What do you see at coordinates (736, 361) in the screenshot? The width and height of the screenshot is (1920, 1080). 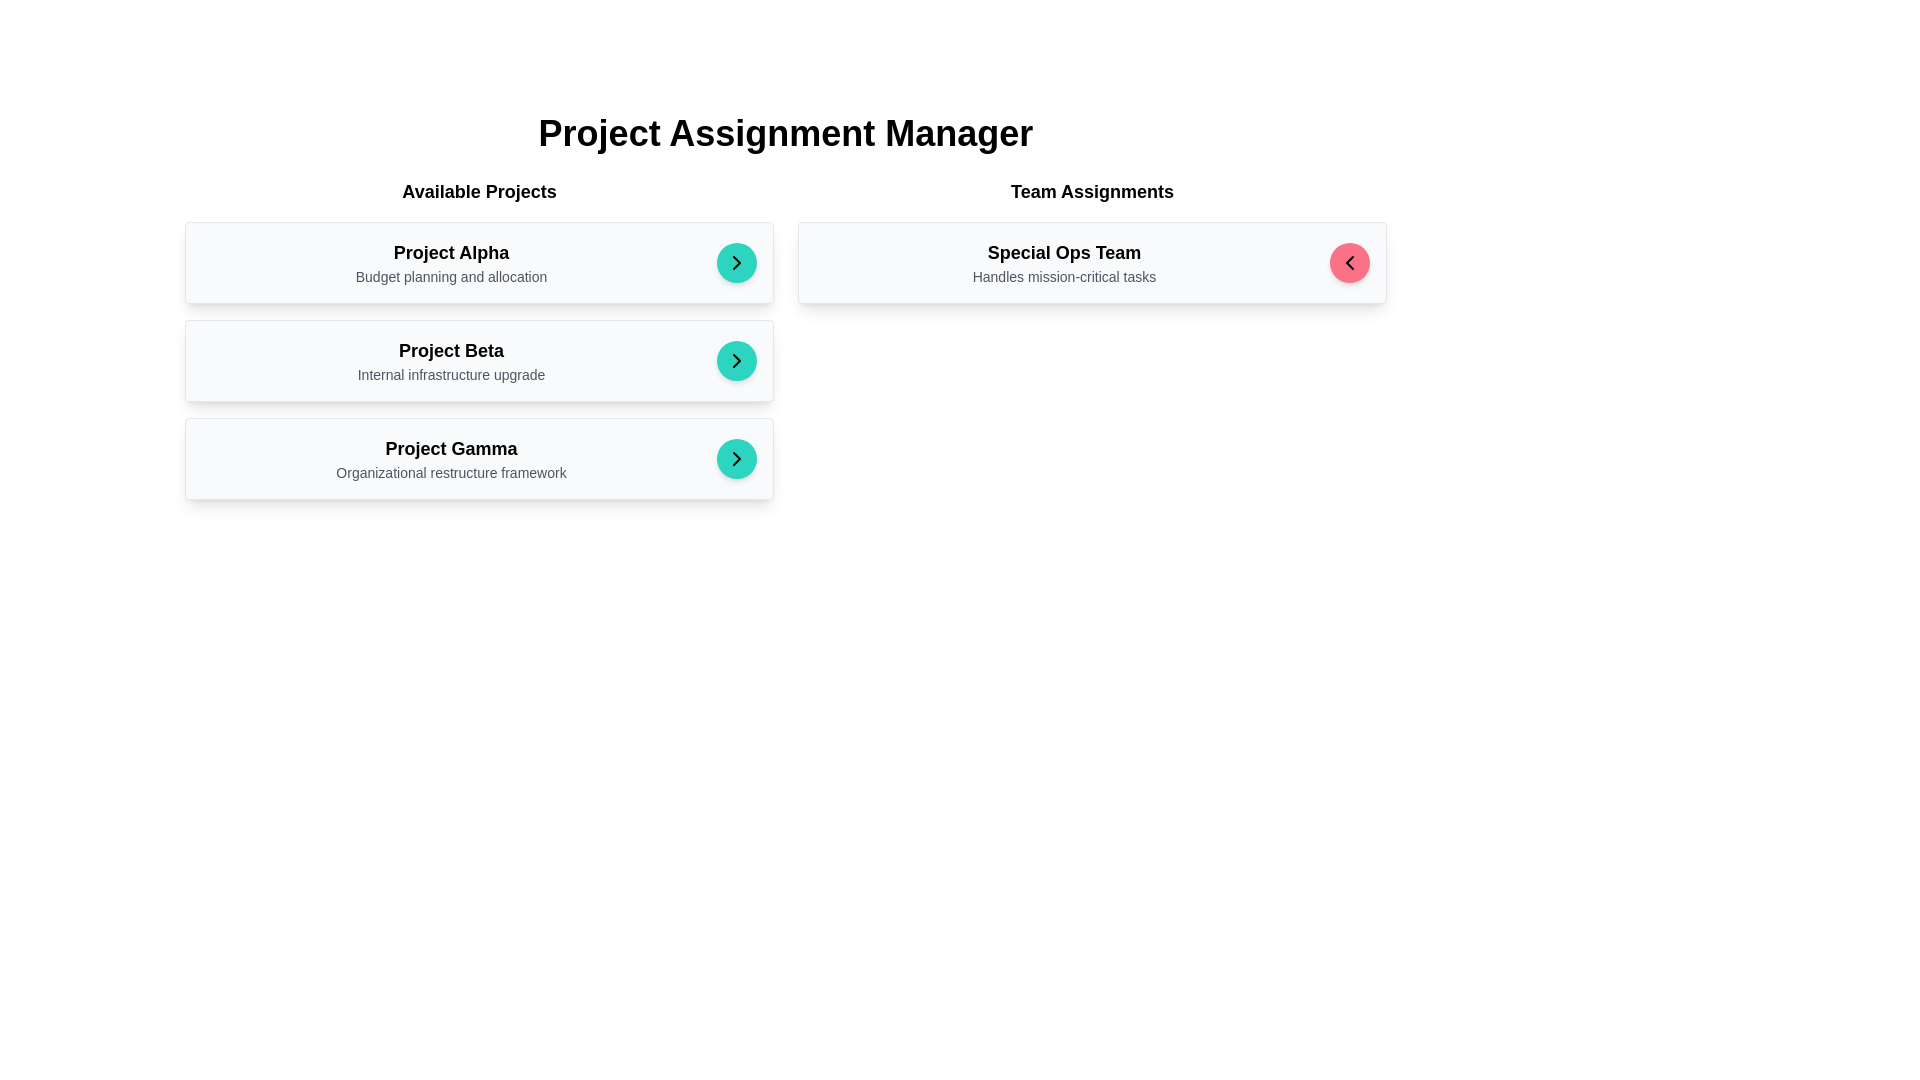 I see `the rightward-facing chevron icon located at the far right corner of the 'Project Gamma' card in the 'Available Projects' section` at bounding box center [736, 361].